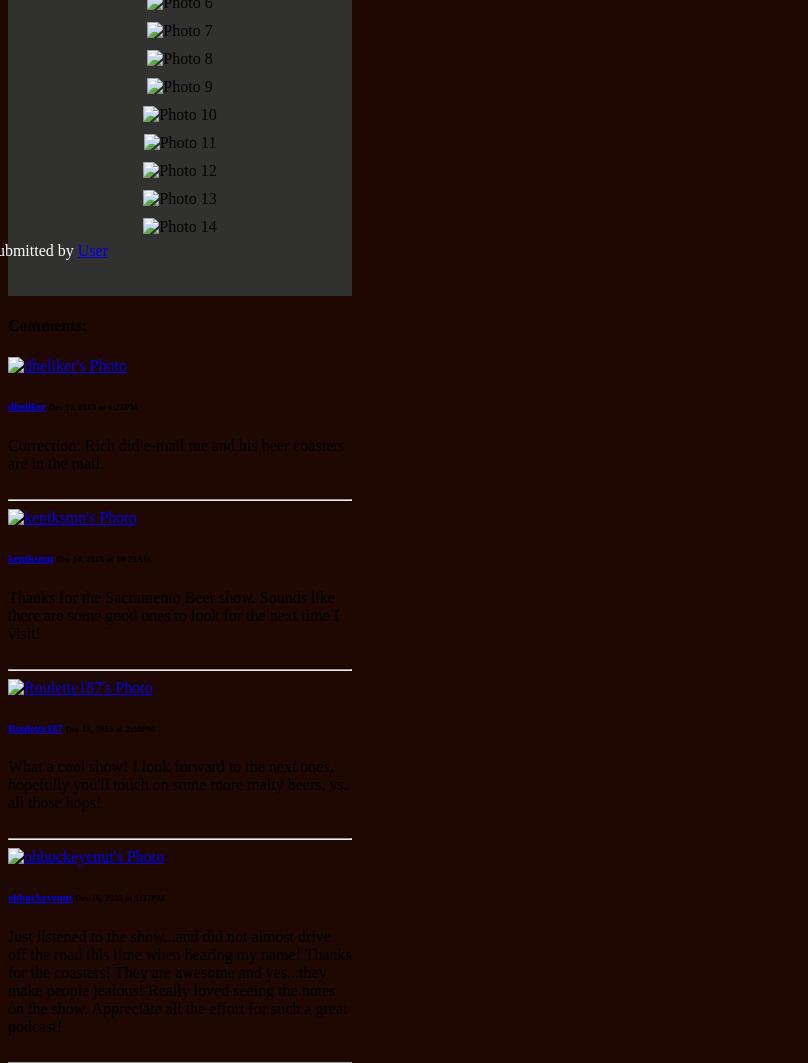  What do you see at coordinates (172, 613) in the screenshot?
I see `'Thanks for the Sacramento Beer show. Sounds like there are some good ones to look for the next time I visit!'` at bounding box center [172, 613].